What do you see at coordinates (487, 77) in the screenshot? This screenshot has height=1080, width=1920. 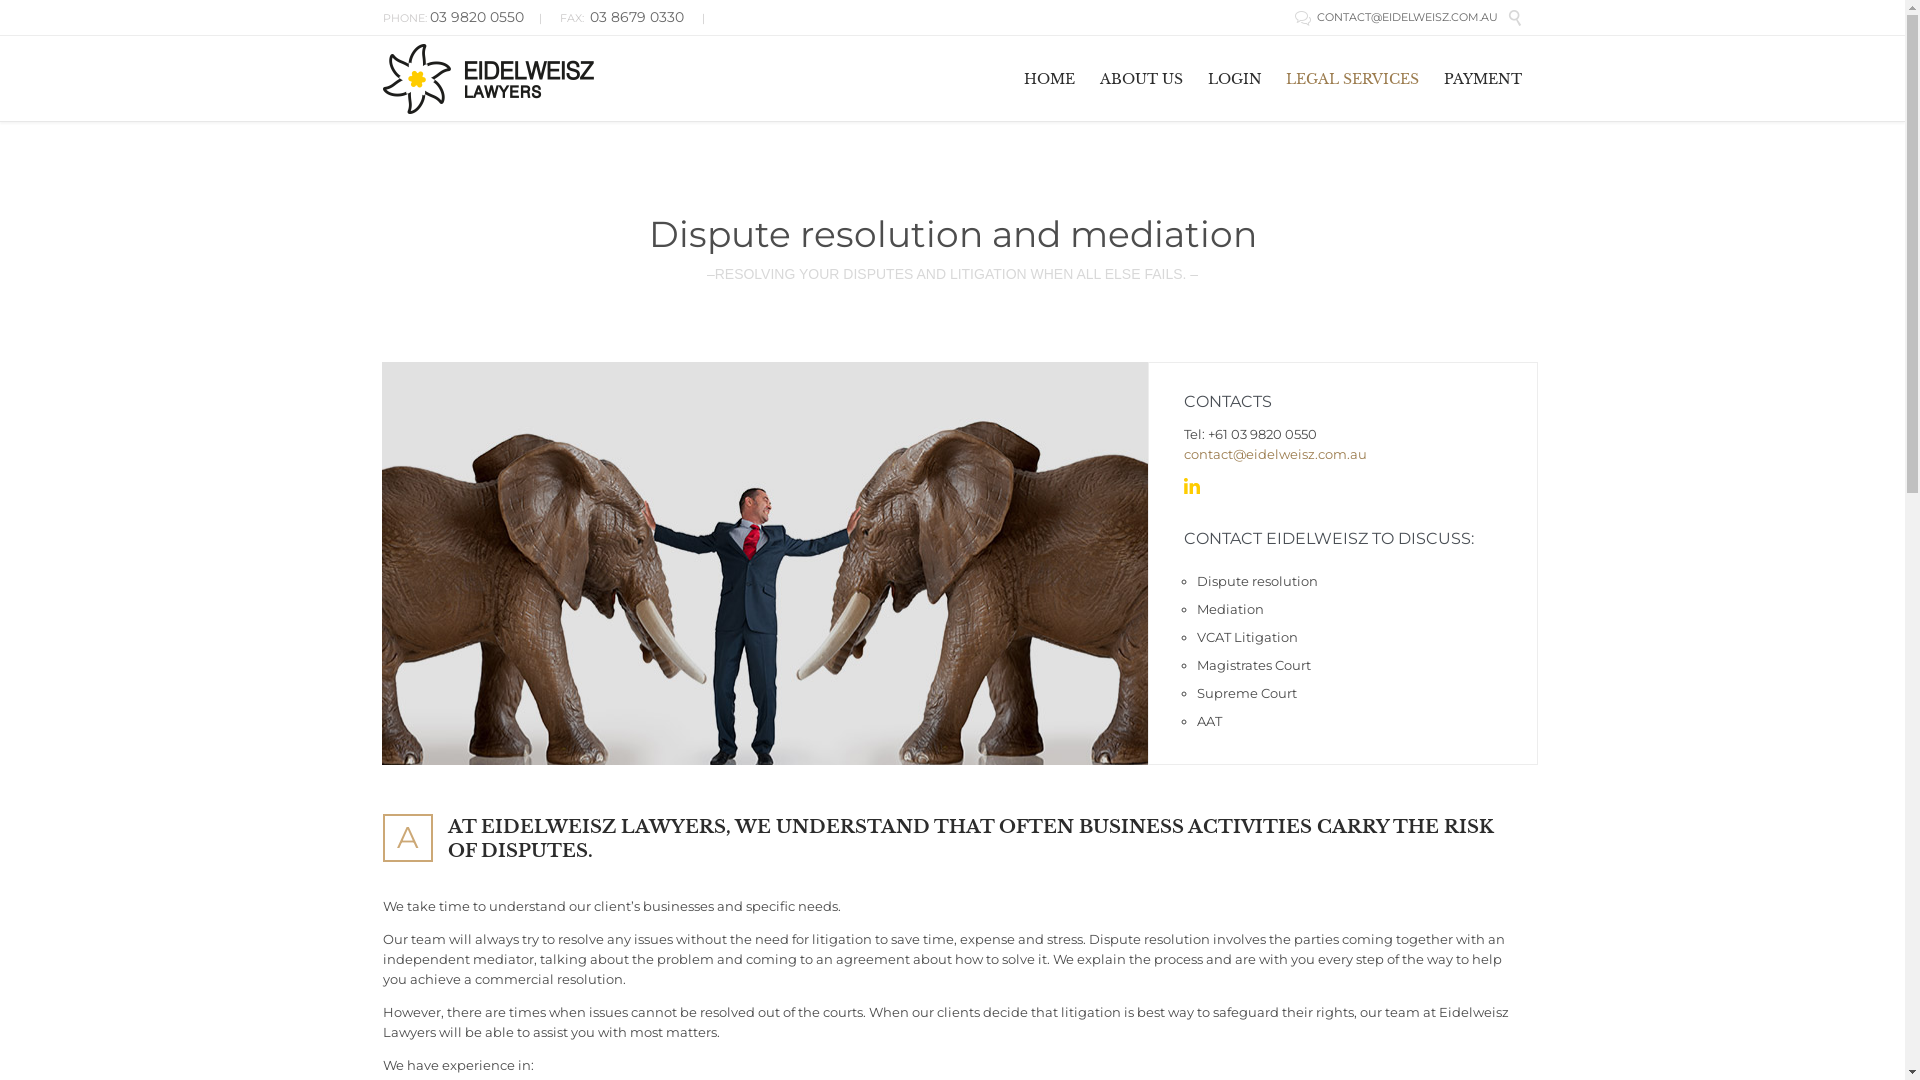 I see `'Eidelweisz Lawyers'` at bounding box center [487, 77].